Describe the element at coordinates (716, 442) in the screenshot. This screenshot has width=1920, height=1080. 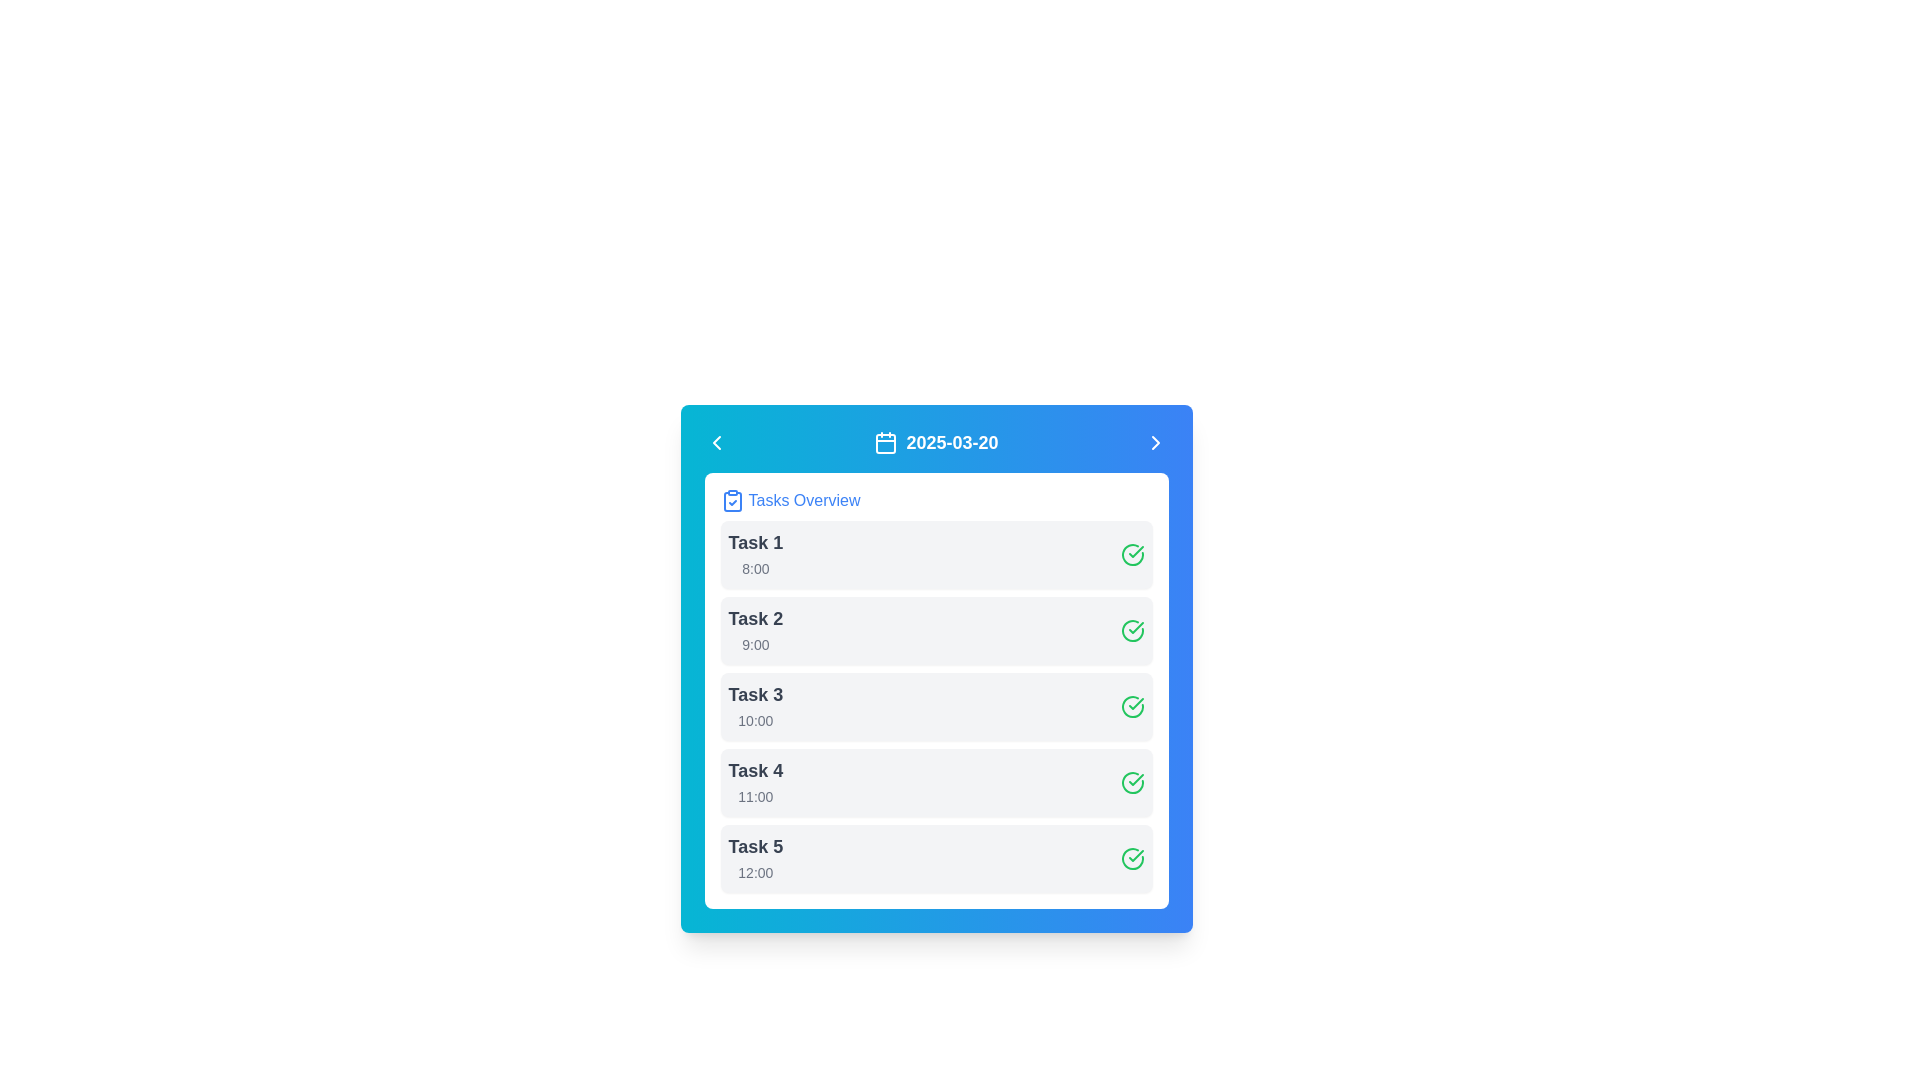
I see `the left-pointing chevron icon button located at the top-left corner of the header bar` at that location.